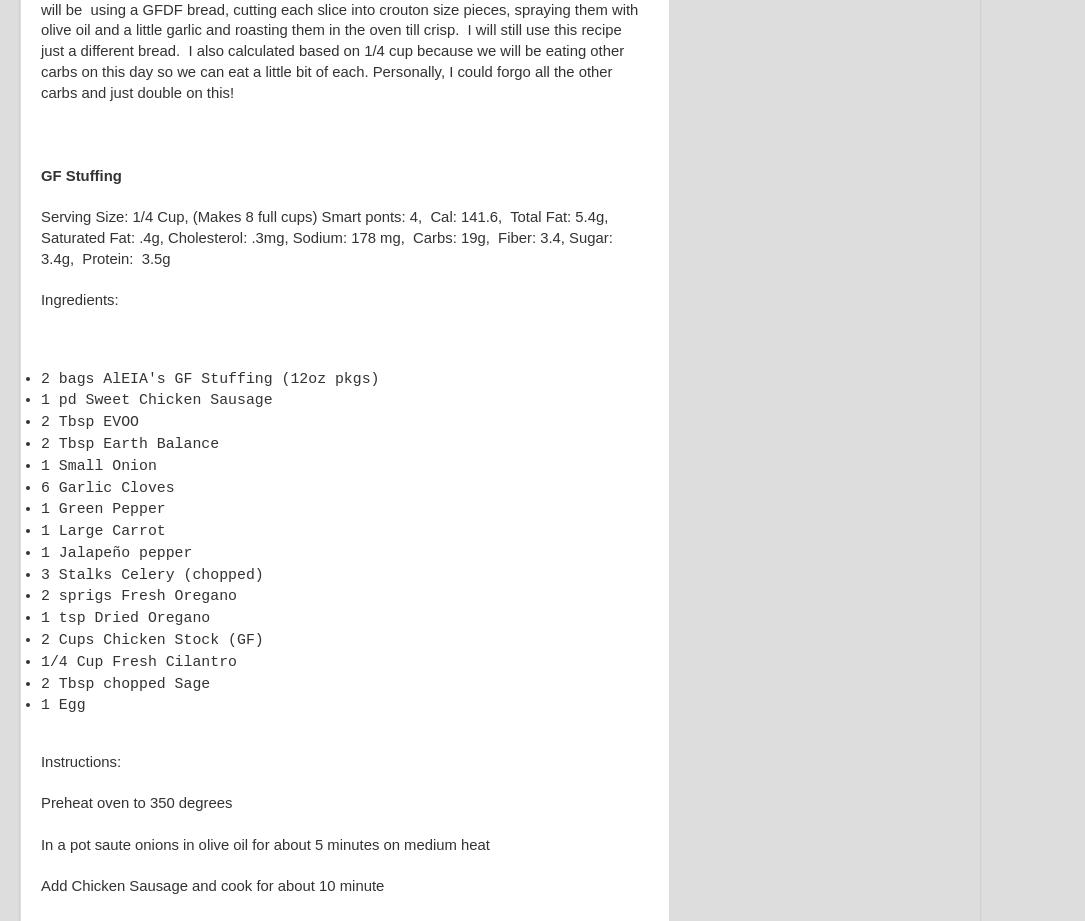  Describe the element at coordinates (41, 464) in the screenshot. I see `'1 Small Onion'` at that location.